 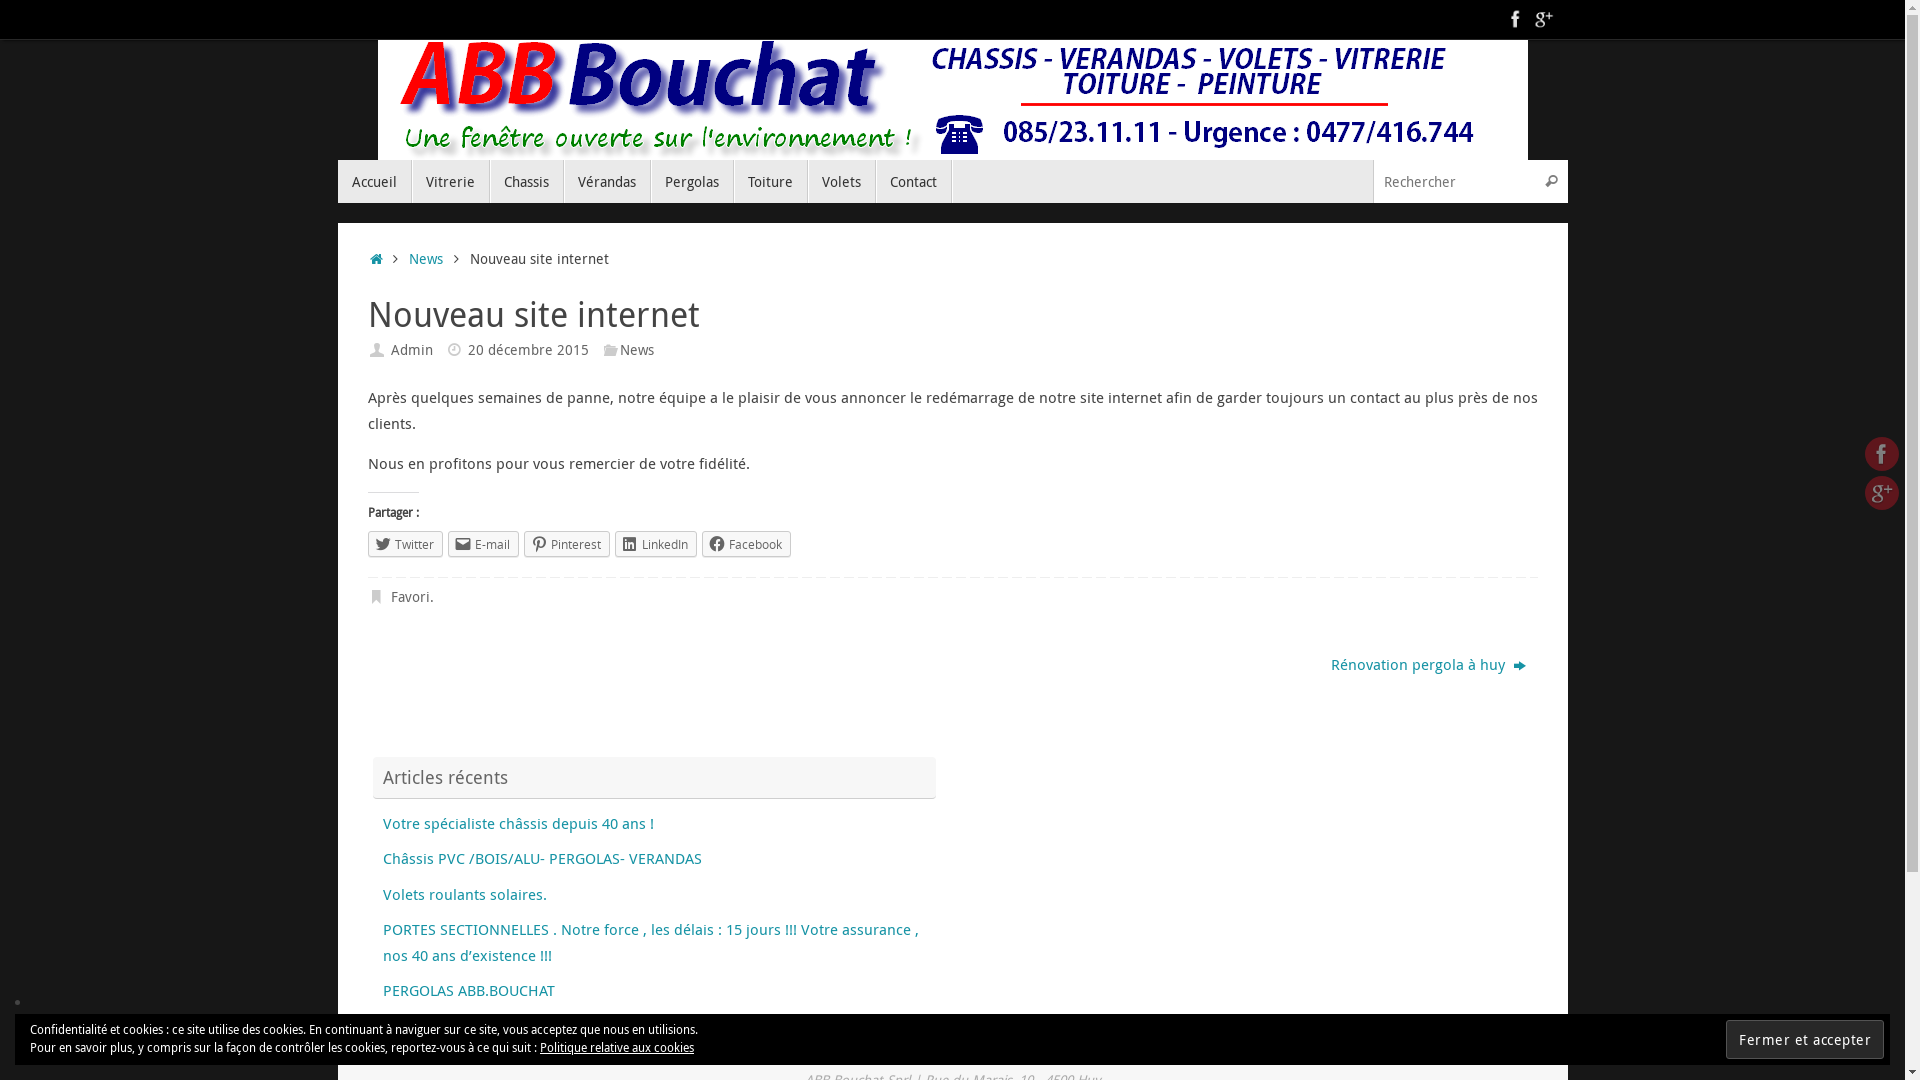 What do you see at coordinates (411, 181) in the screenshot?
I see `'Vitrerie'` at bounding box center [411, 181].